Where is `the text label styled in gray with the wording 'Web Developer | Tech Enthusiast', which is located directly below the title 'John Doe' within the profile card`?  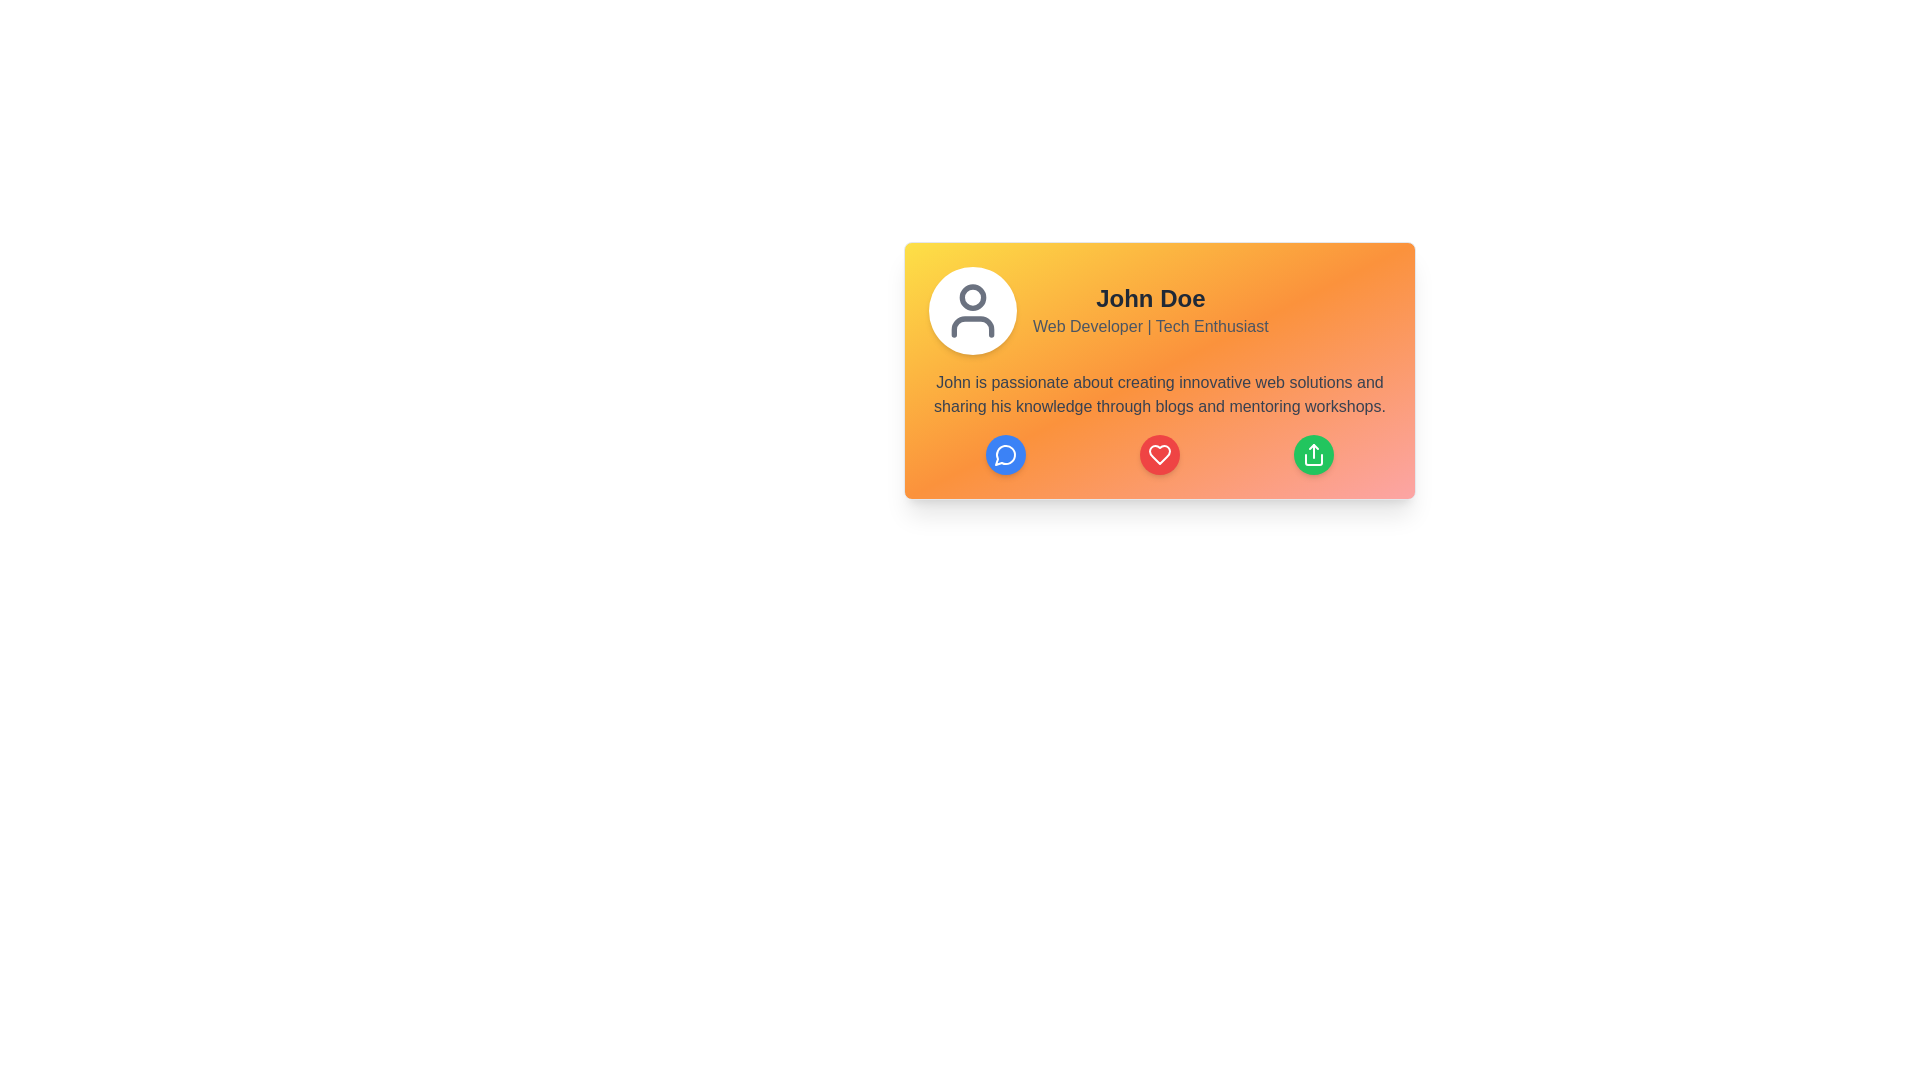
the text label styled in gray with the wording 'Web Developer | Tech Enthusiast', which is located directly below the title 'John Doe' within the profile card is located at coordinates (1150, 326).